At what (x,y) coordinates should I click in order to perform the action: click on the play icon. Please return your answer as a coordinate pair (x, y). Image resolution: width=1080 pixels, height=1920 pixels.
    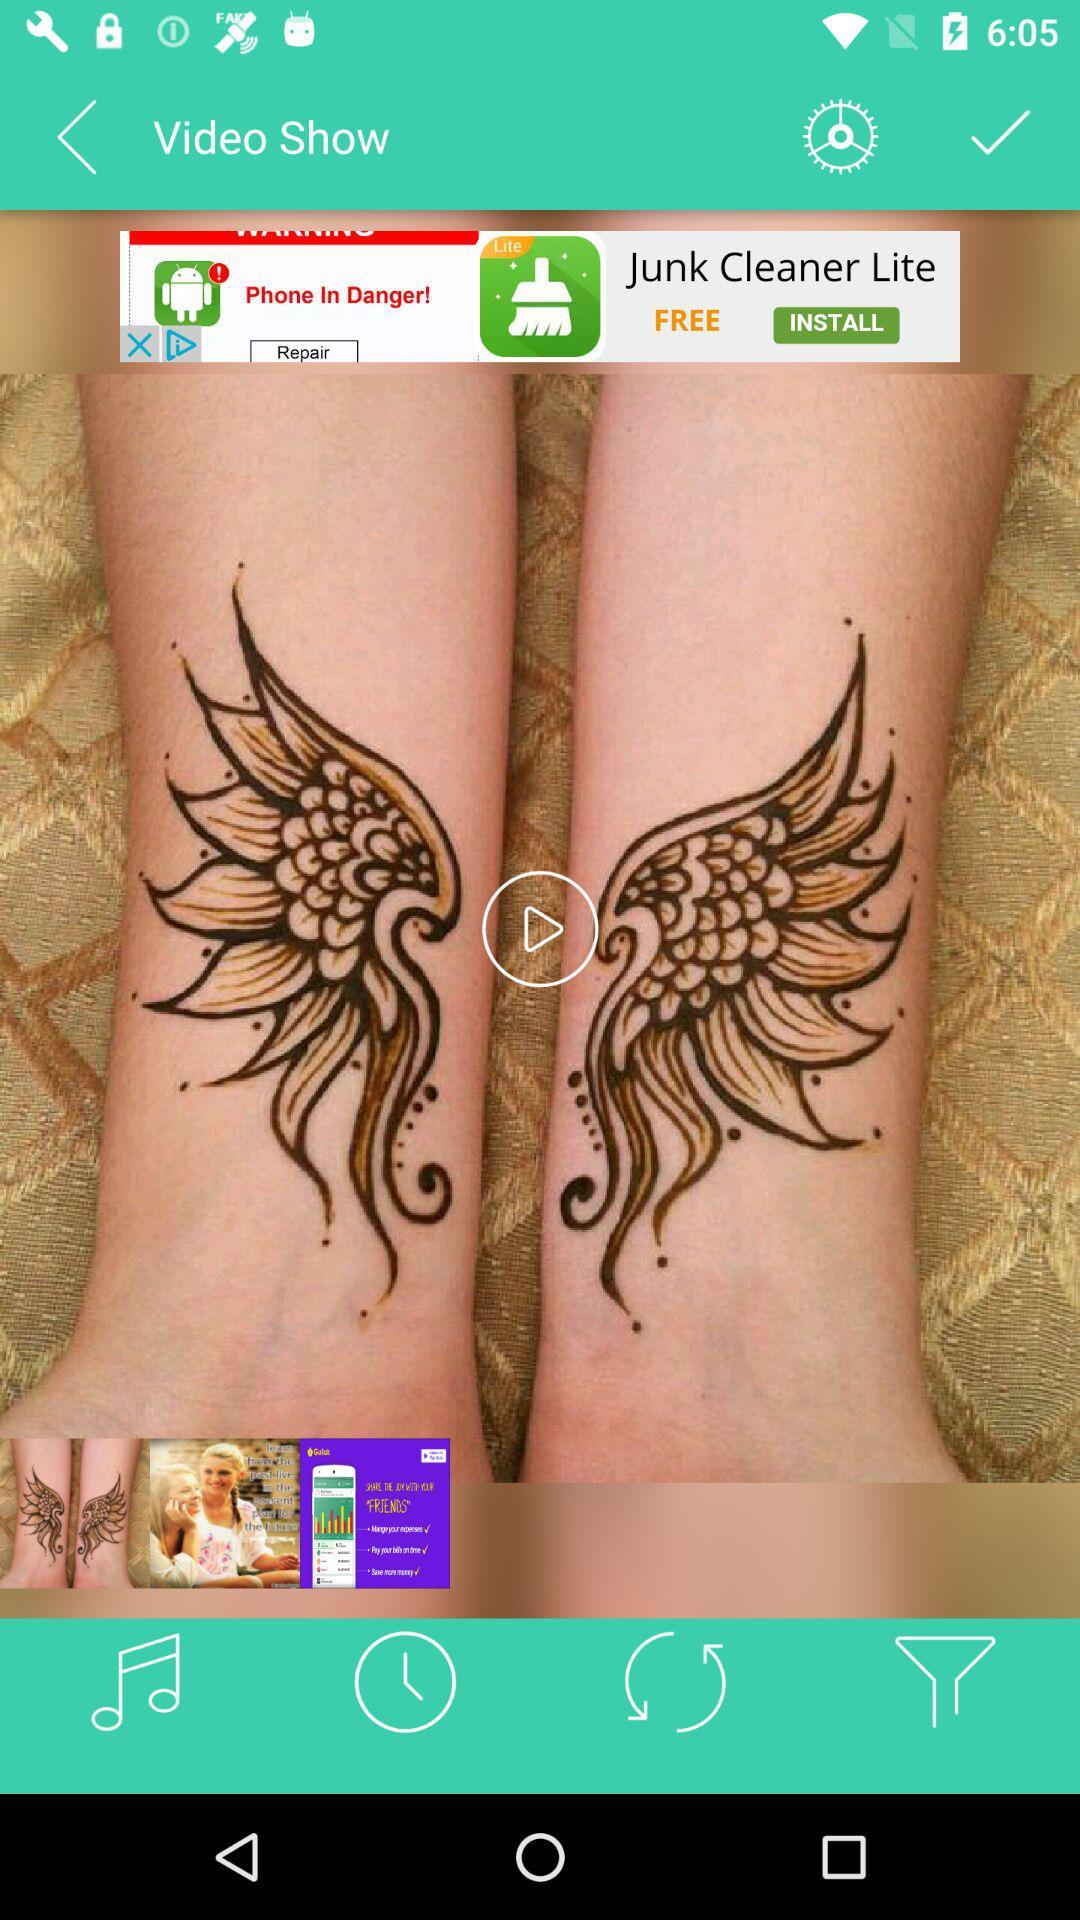
    Looking at the image, I should click on (540, 927).